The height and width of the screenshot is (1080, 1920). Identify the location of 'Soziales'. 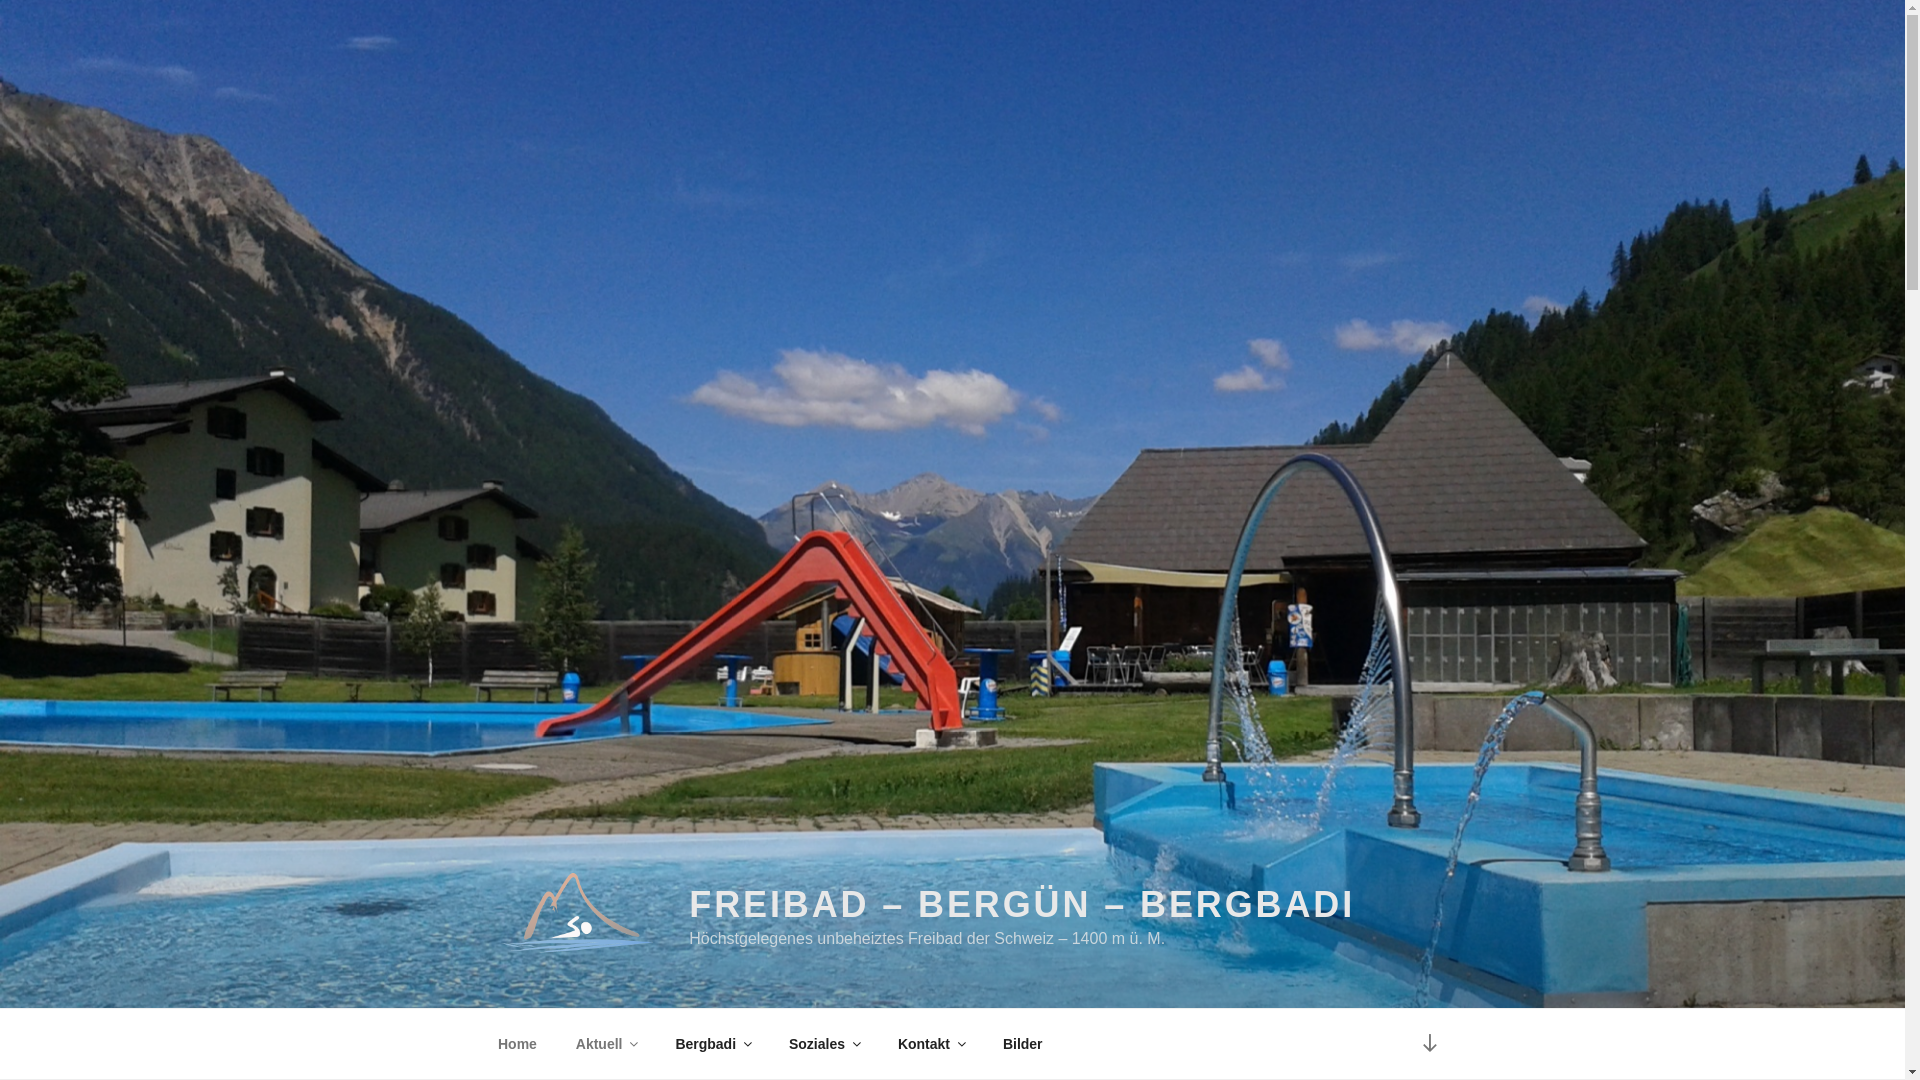
(823, 1043).